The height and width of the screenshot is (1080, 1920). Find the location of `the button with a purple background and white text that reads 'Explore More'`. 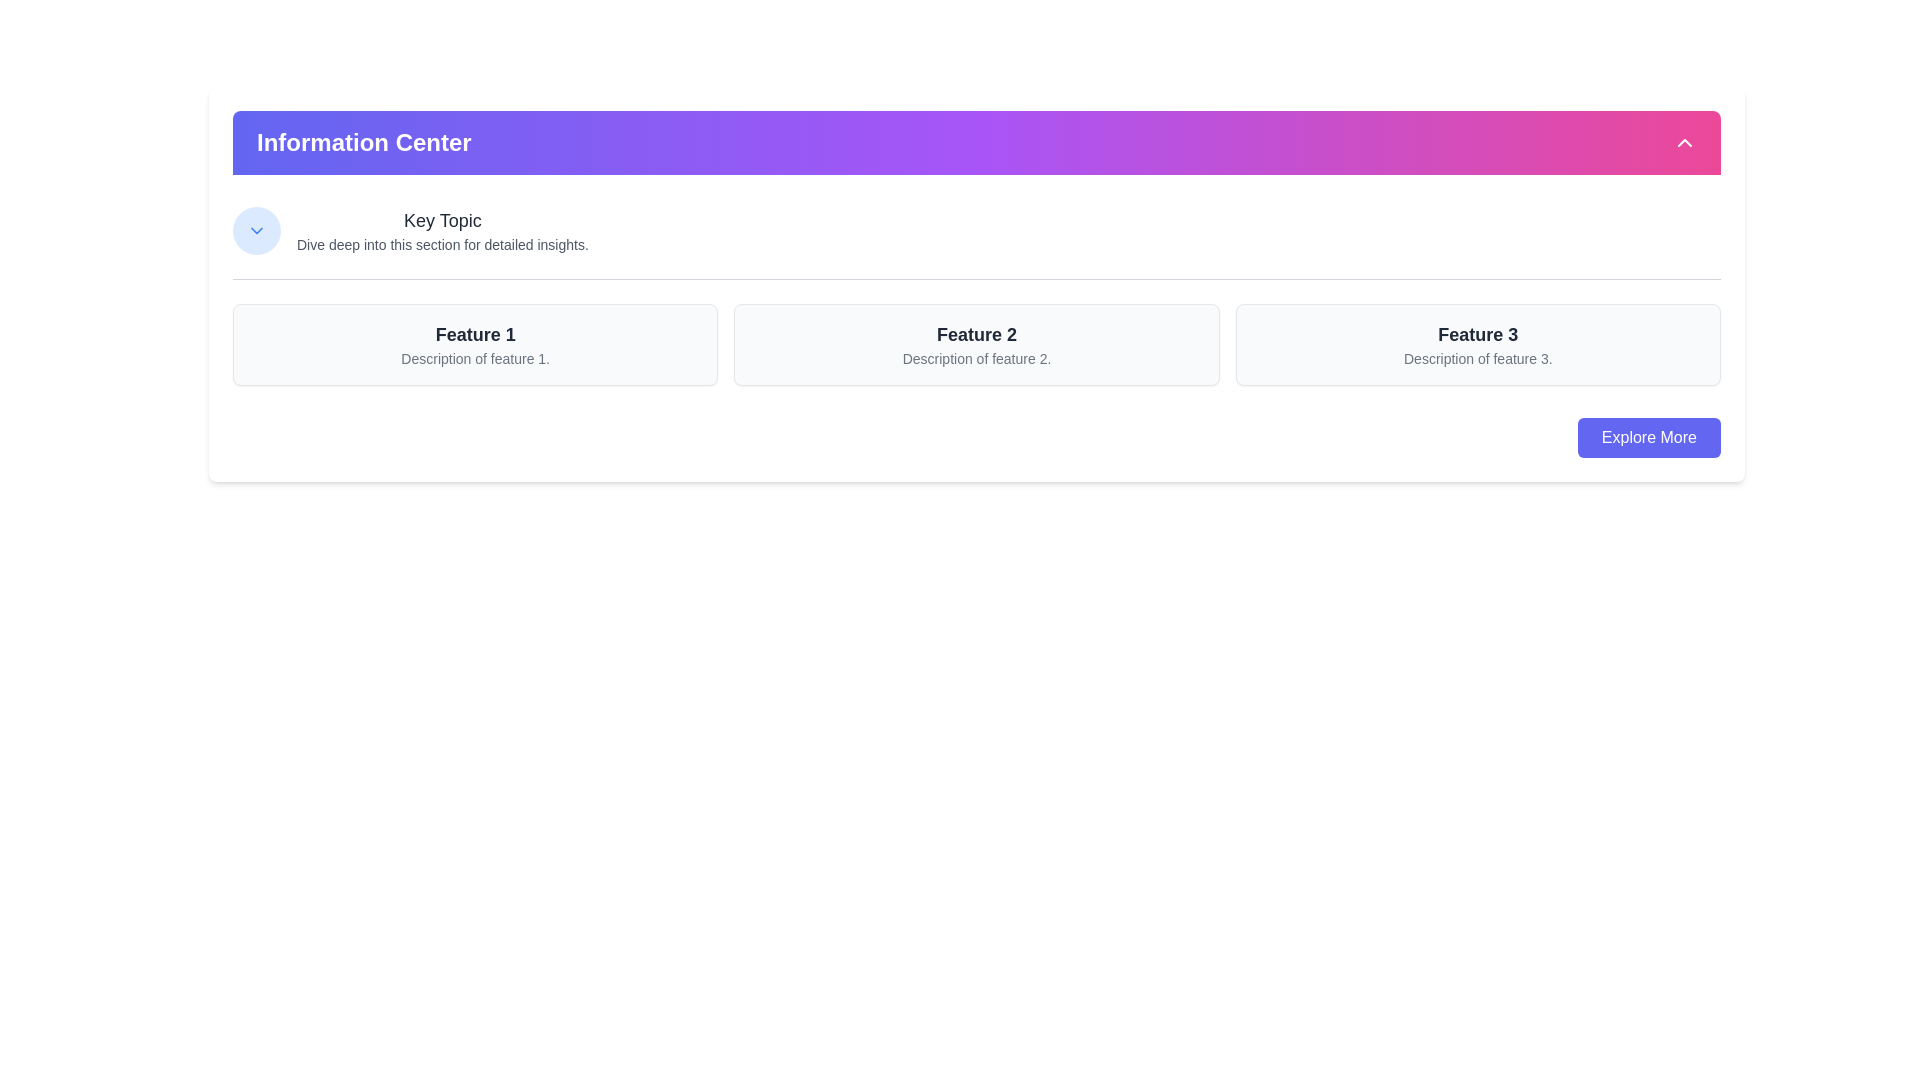

the button with a purple background and white text that reads 'Explore More' is located at coordinates (1649, 437).